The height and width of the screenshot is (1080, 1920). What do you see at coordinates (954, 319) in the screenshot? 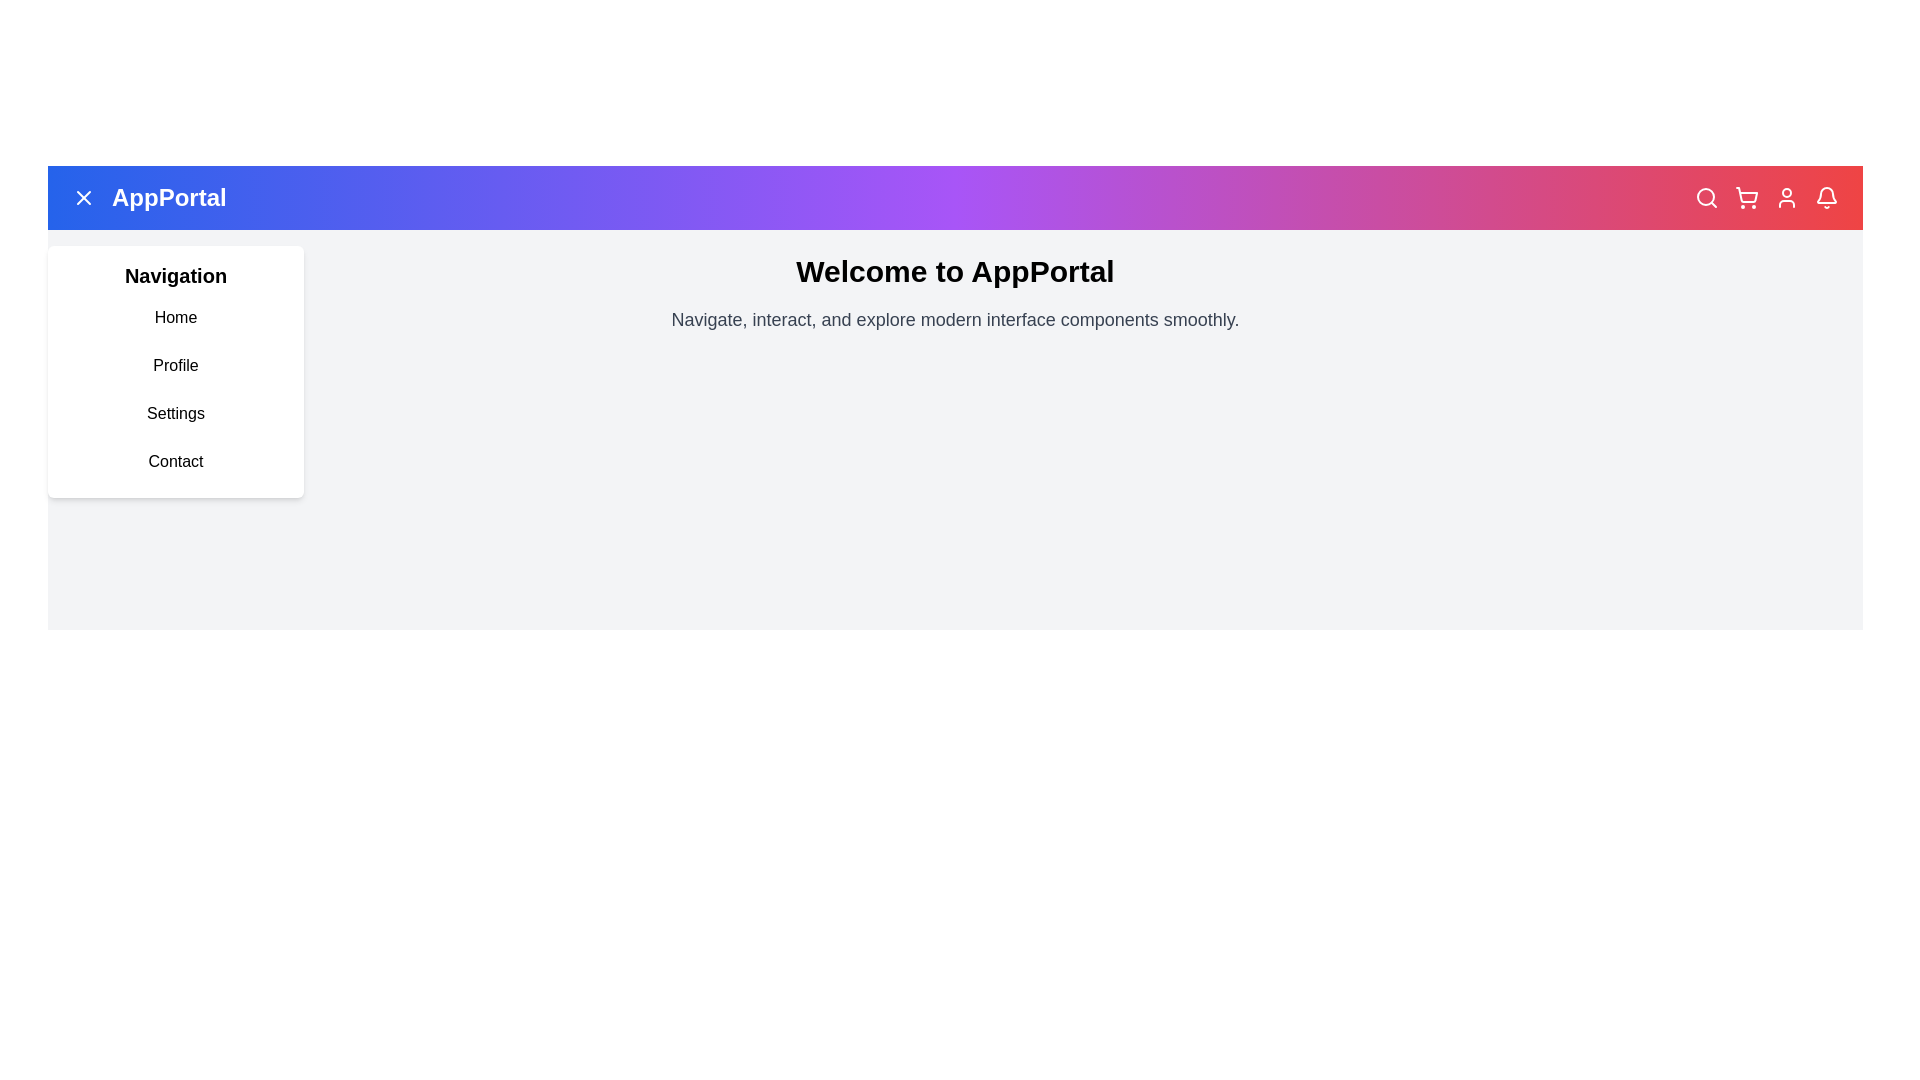
I see `text displayed prominently in light gray font below the bold header 'Welcome to AppPortal', which reads: 'Navigate, interact, and explore modern interface components smoothly.'` at bounding box center [954, 319].